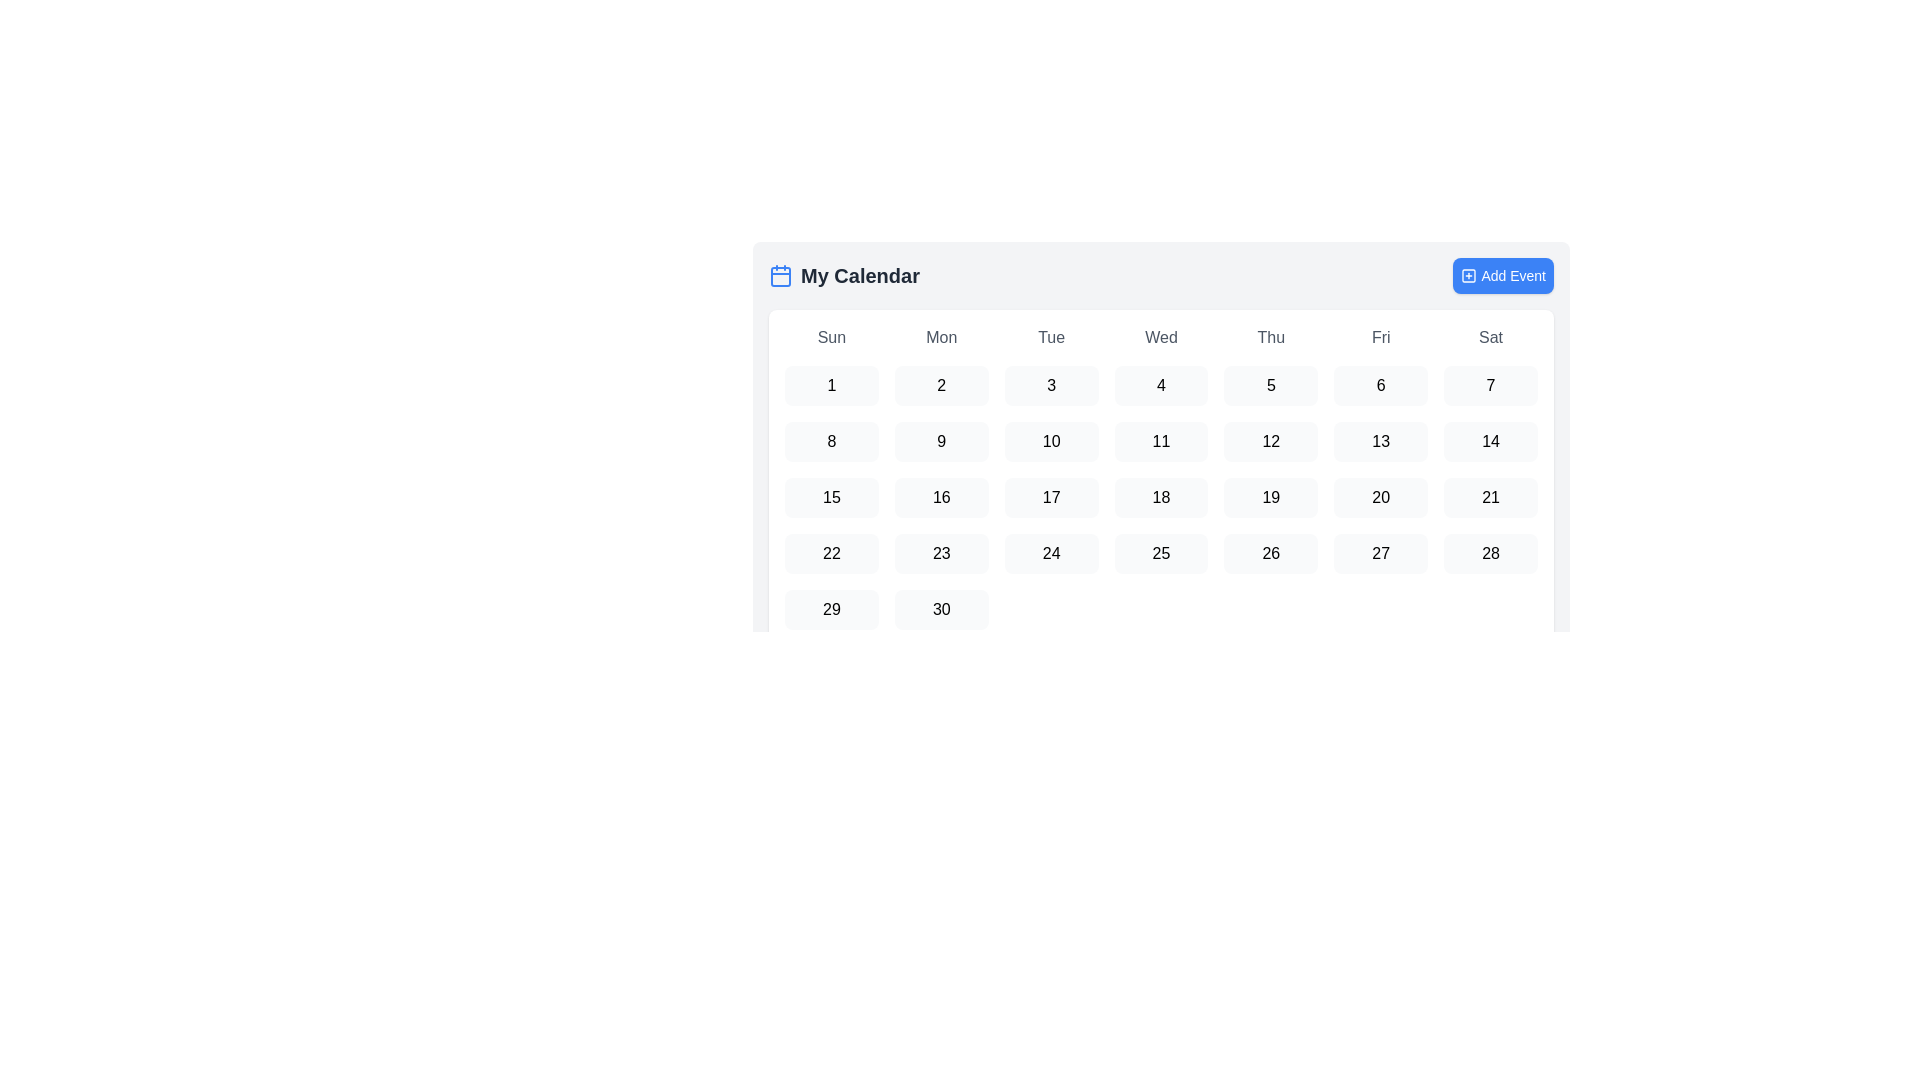 This screenshot has width=1920, height=1080. I want to click on the calendar day cell displaying the number '29', so click(831, 608).